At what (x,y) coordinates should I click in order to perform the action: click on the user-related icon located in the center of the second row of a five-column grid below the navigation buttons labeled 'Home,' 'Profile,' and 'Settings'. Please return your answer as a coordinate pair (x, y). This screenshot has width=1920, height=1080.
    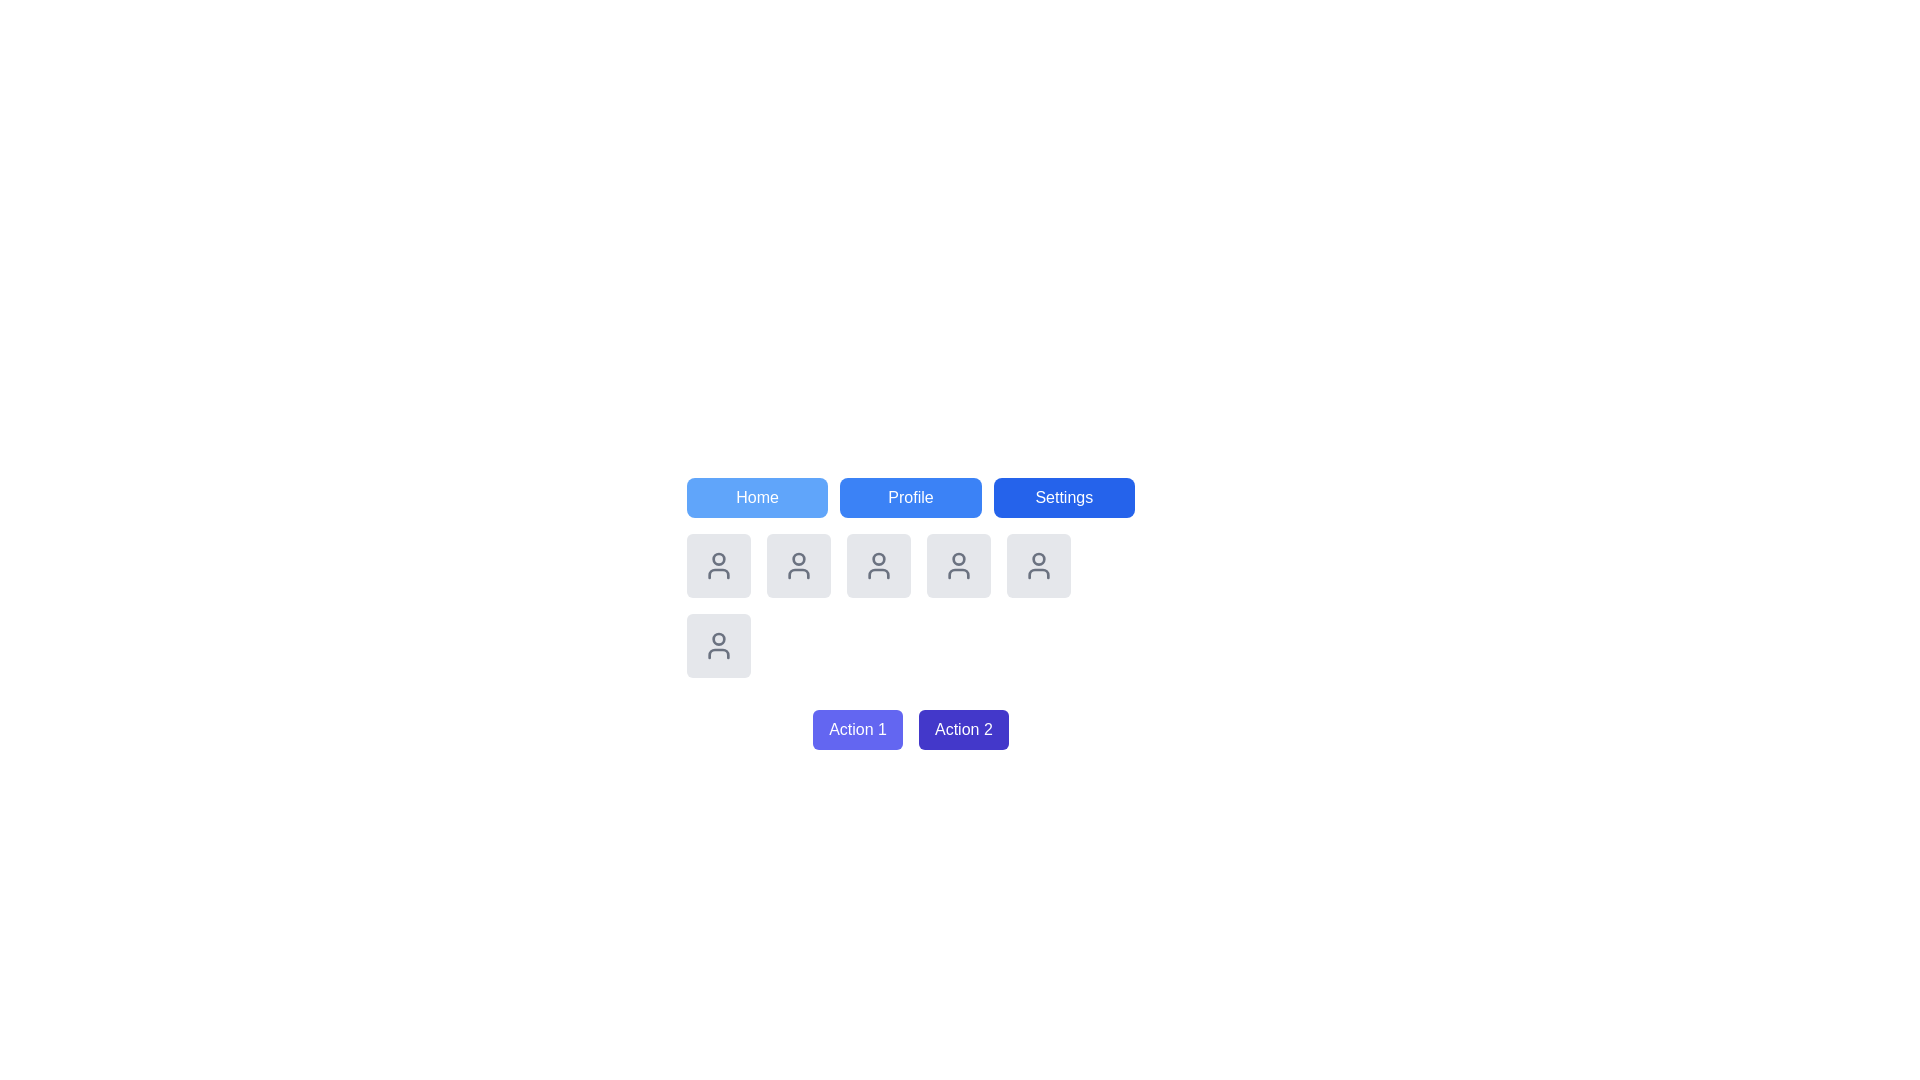
    Looking at the image, I should click on (878, 566).